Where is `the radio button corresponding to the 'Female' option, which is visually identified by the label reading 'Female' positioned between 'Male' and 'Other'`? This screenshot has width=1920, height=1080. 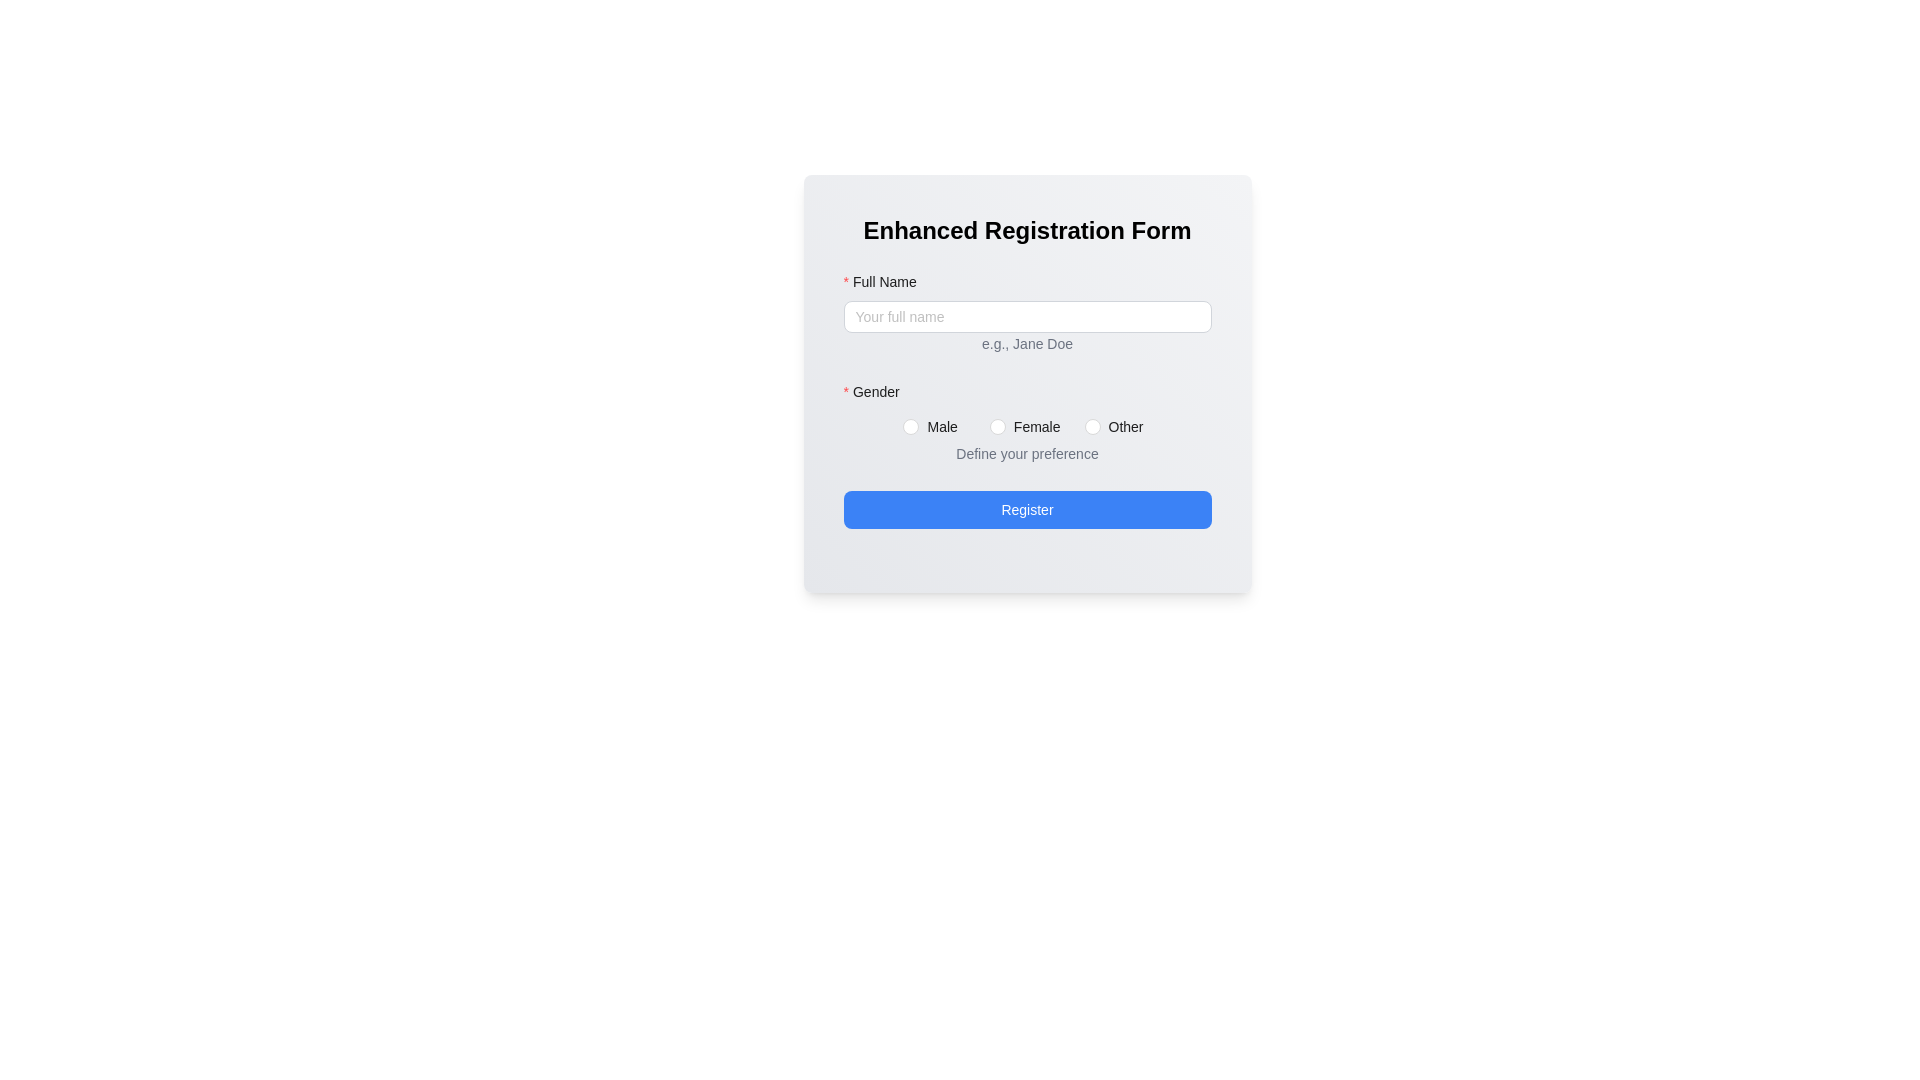
the radio button corresponding to the 'Female' option, which is visually identified by the label reading 'Female' positioned between 'Male' and 'Other' is located at coordinates (1037, 426).